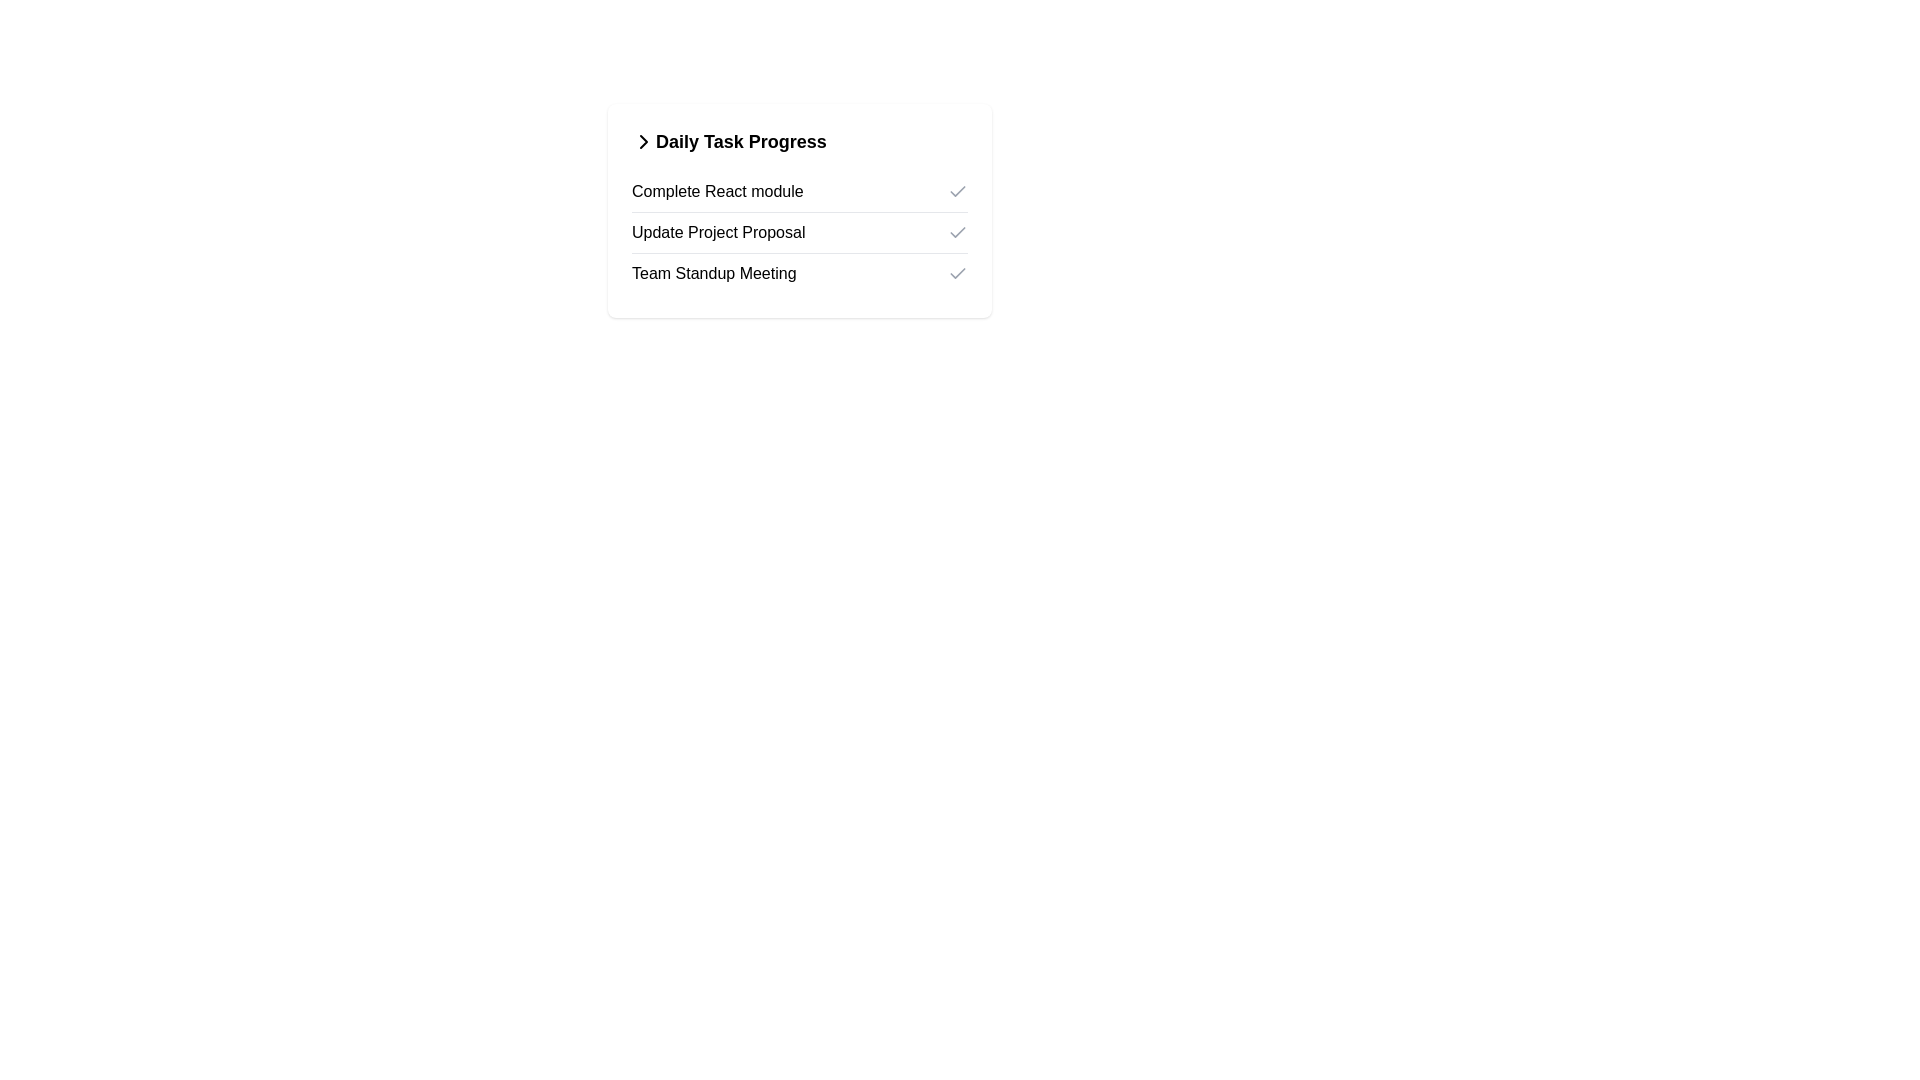 The height and width of the screenshot is (1080, 1920). Describe the element at coordinates (957, 191) in the screenshot. I see `completion status icon (SVG graphic) located to the right of the text 'Complete React module' in the task list using development tools` at that location.